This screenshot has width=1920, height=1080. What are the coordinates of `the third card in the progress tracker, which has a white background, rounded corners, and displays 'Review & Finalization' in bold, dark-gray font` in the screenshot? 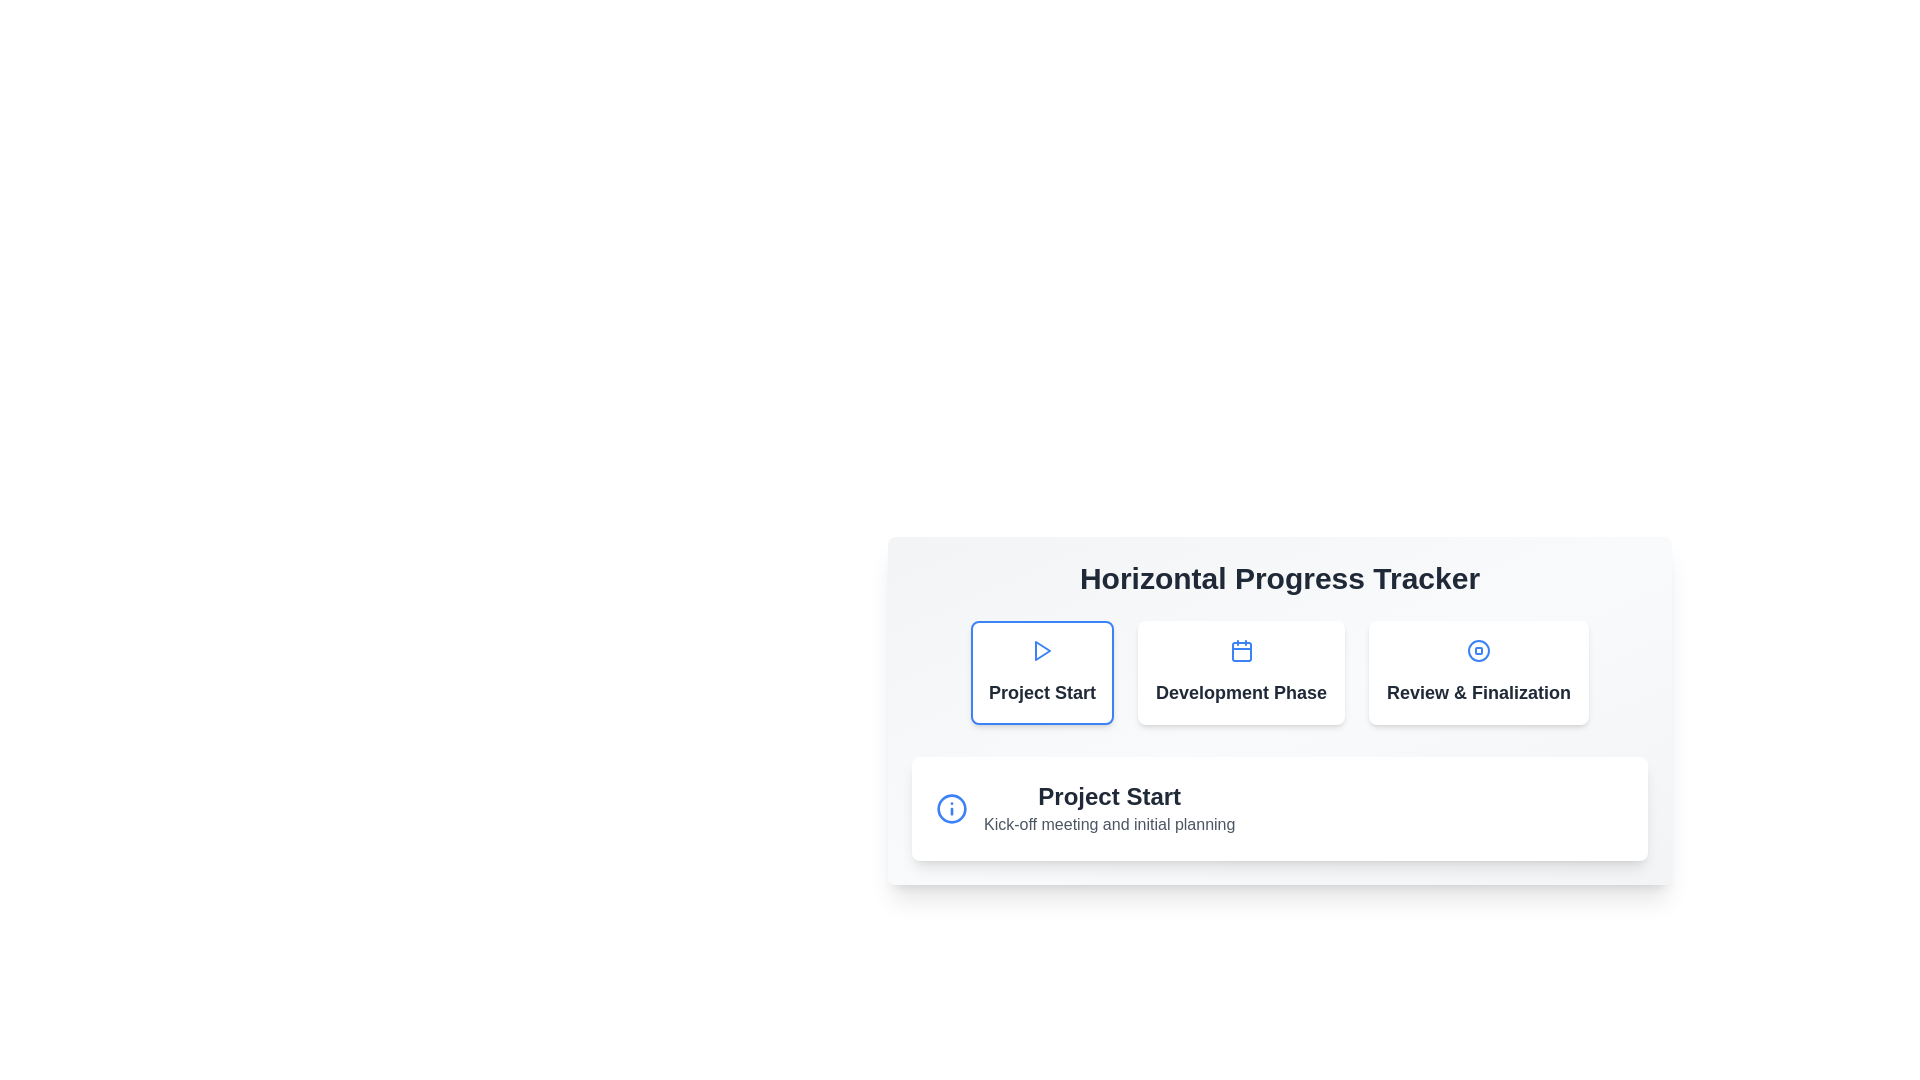 It's located at (1478, 672).